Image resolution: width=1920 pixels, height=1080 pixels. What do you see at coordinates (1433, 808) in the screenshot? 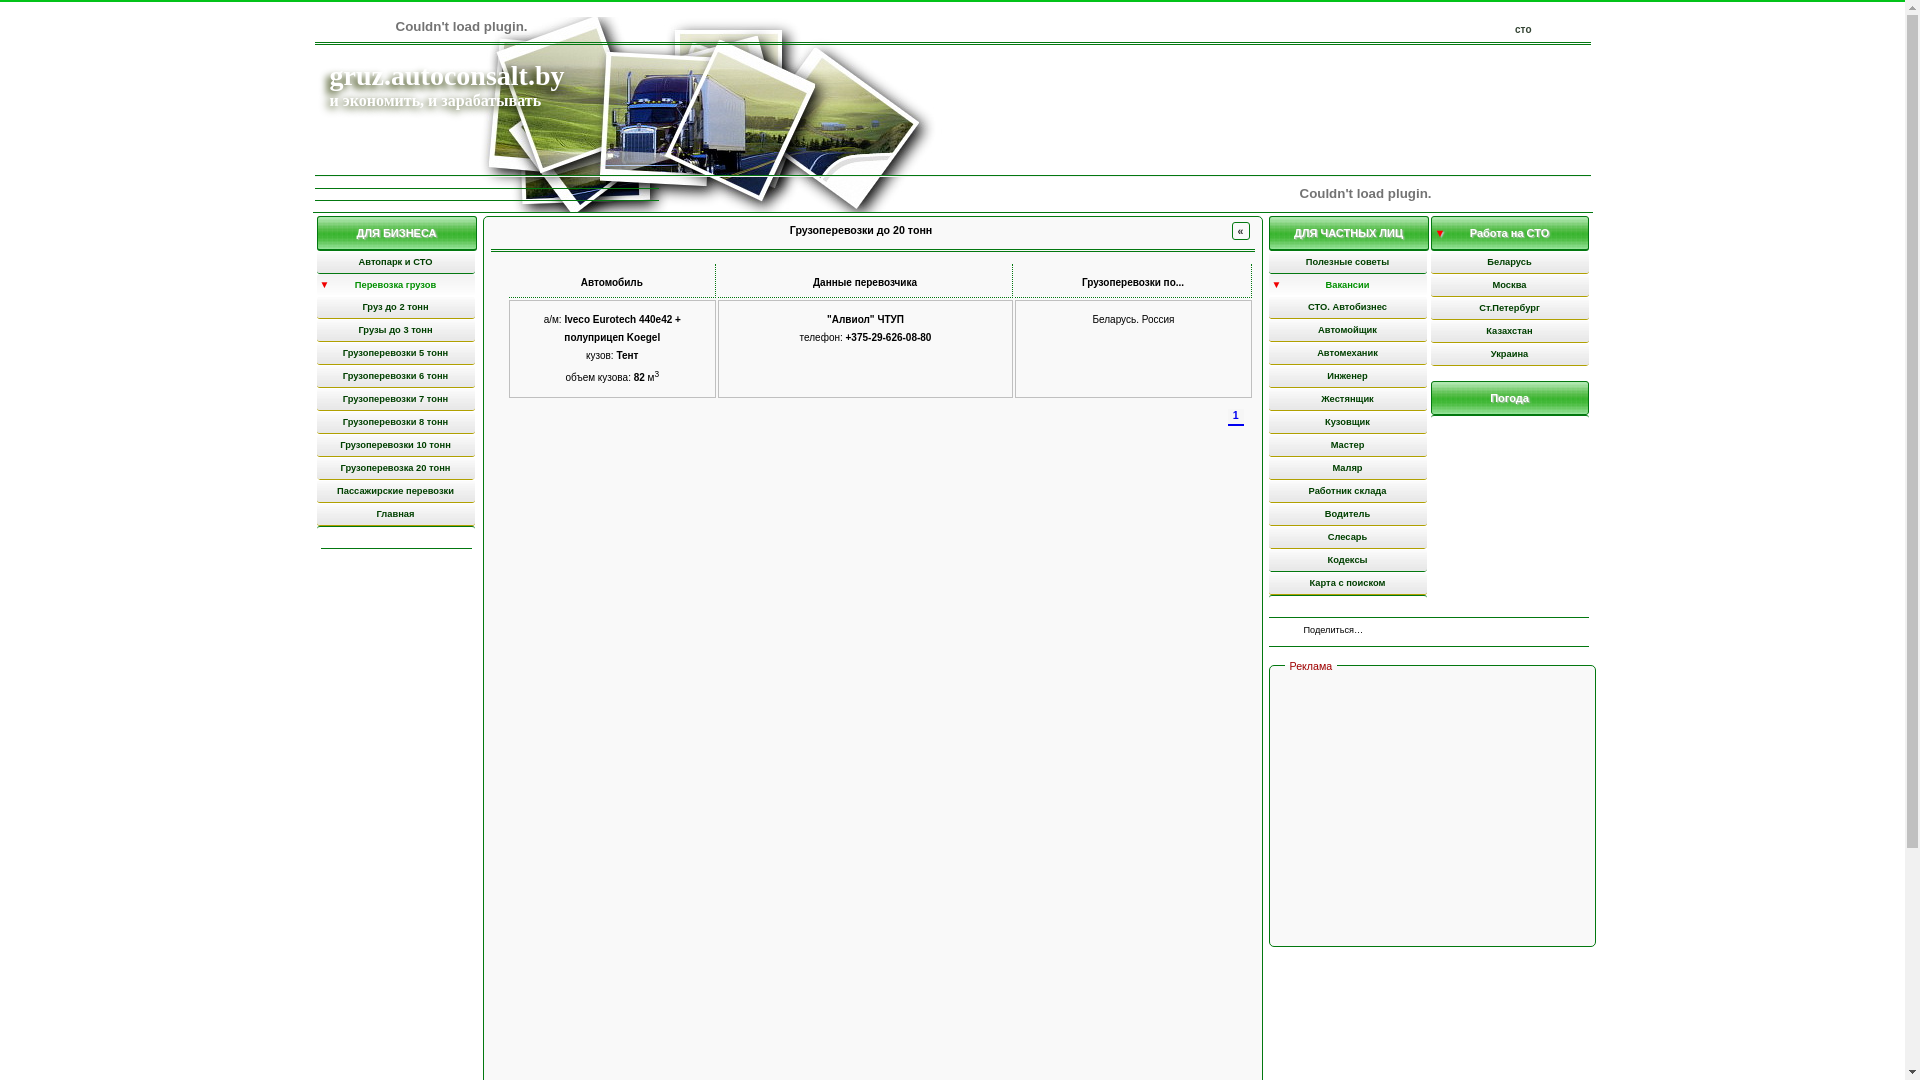
I see `'Advertisement'` at bounding box center [1433, 808].